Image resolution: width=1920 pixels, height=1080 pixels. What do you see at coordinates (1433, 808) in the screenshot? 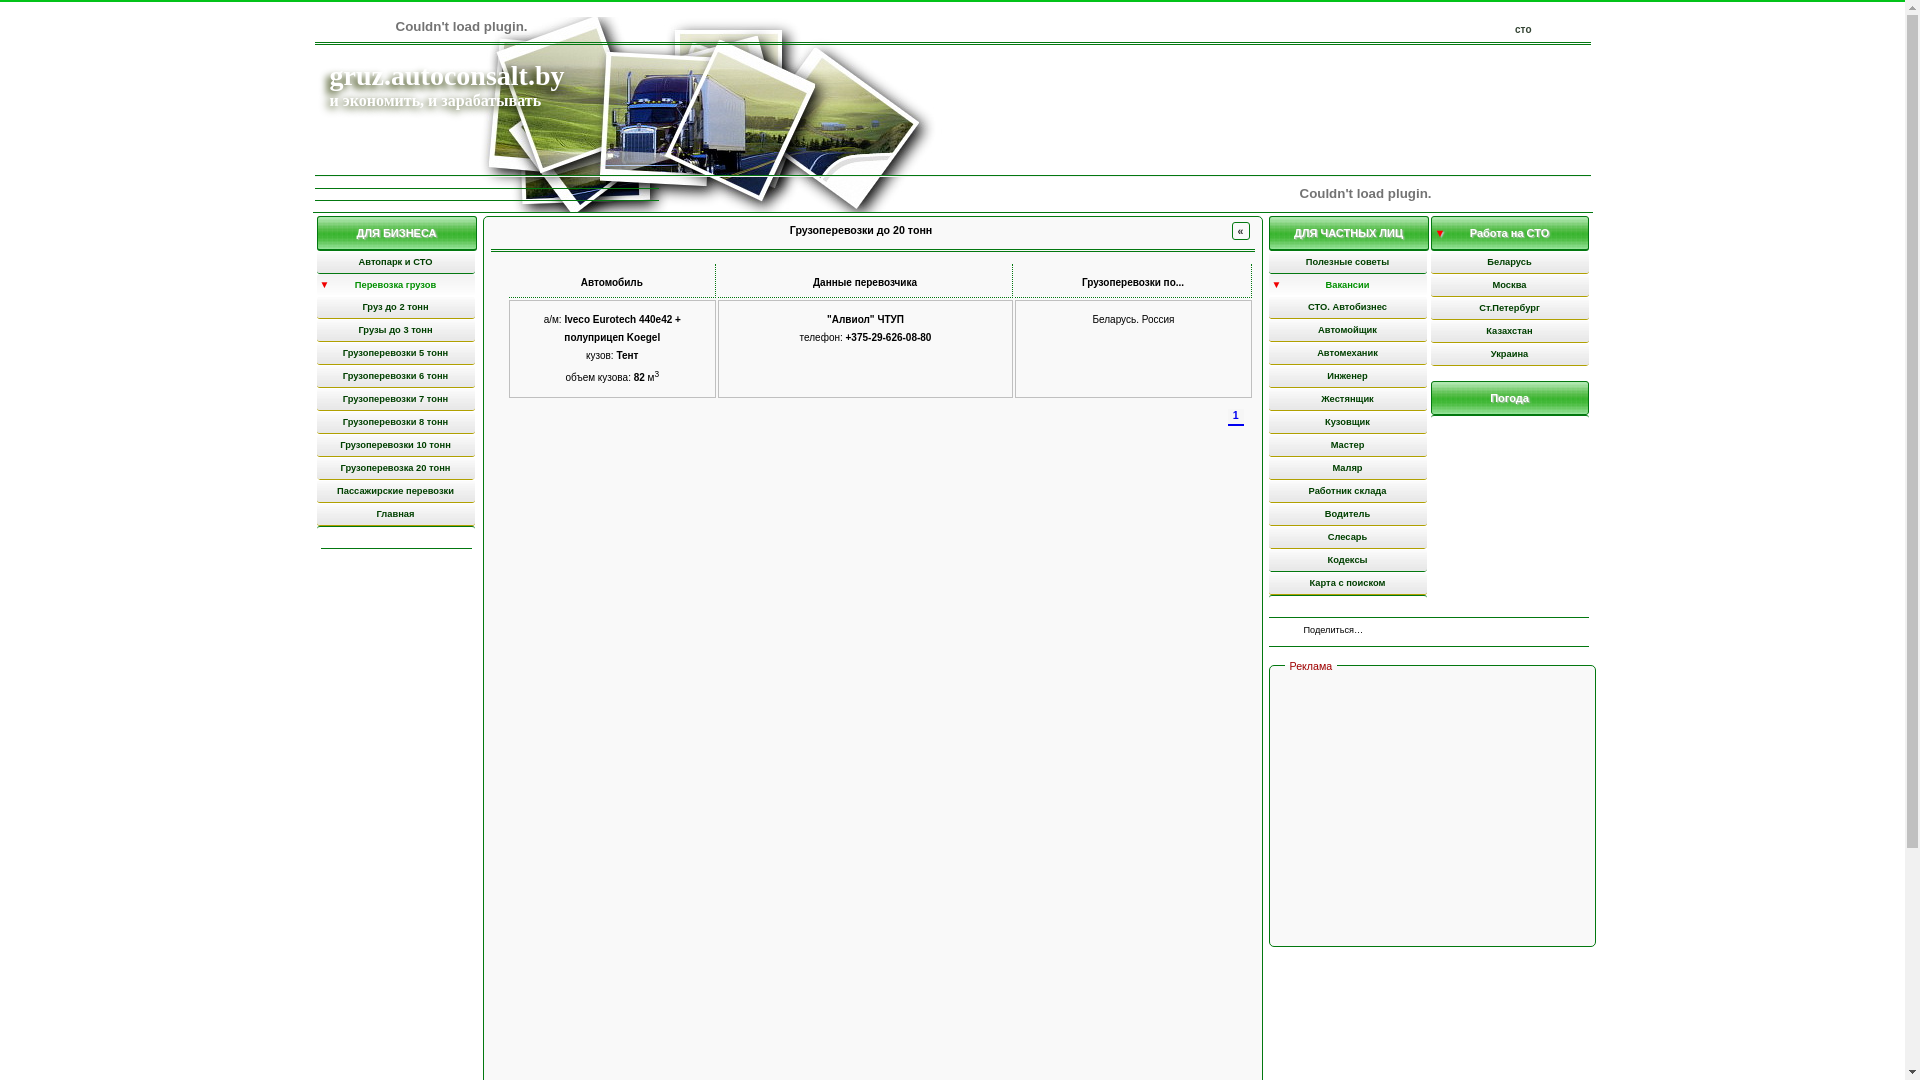
I see `'Advertisement'` at bounding box center [1433, 808].